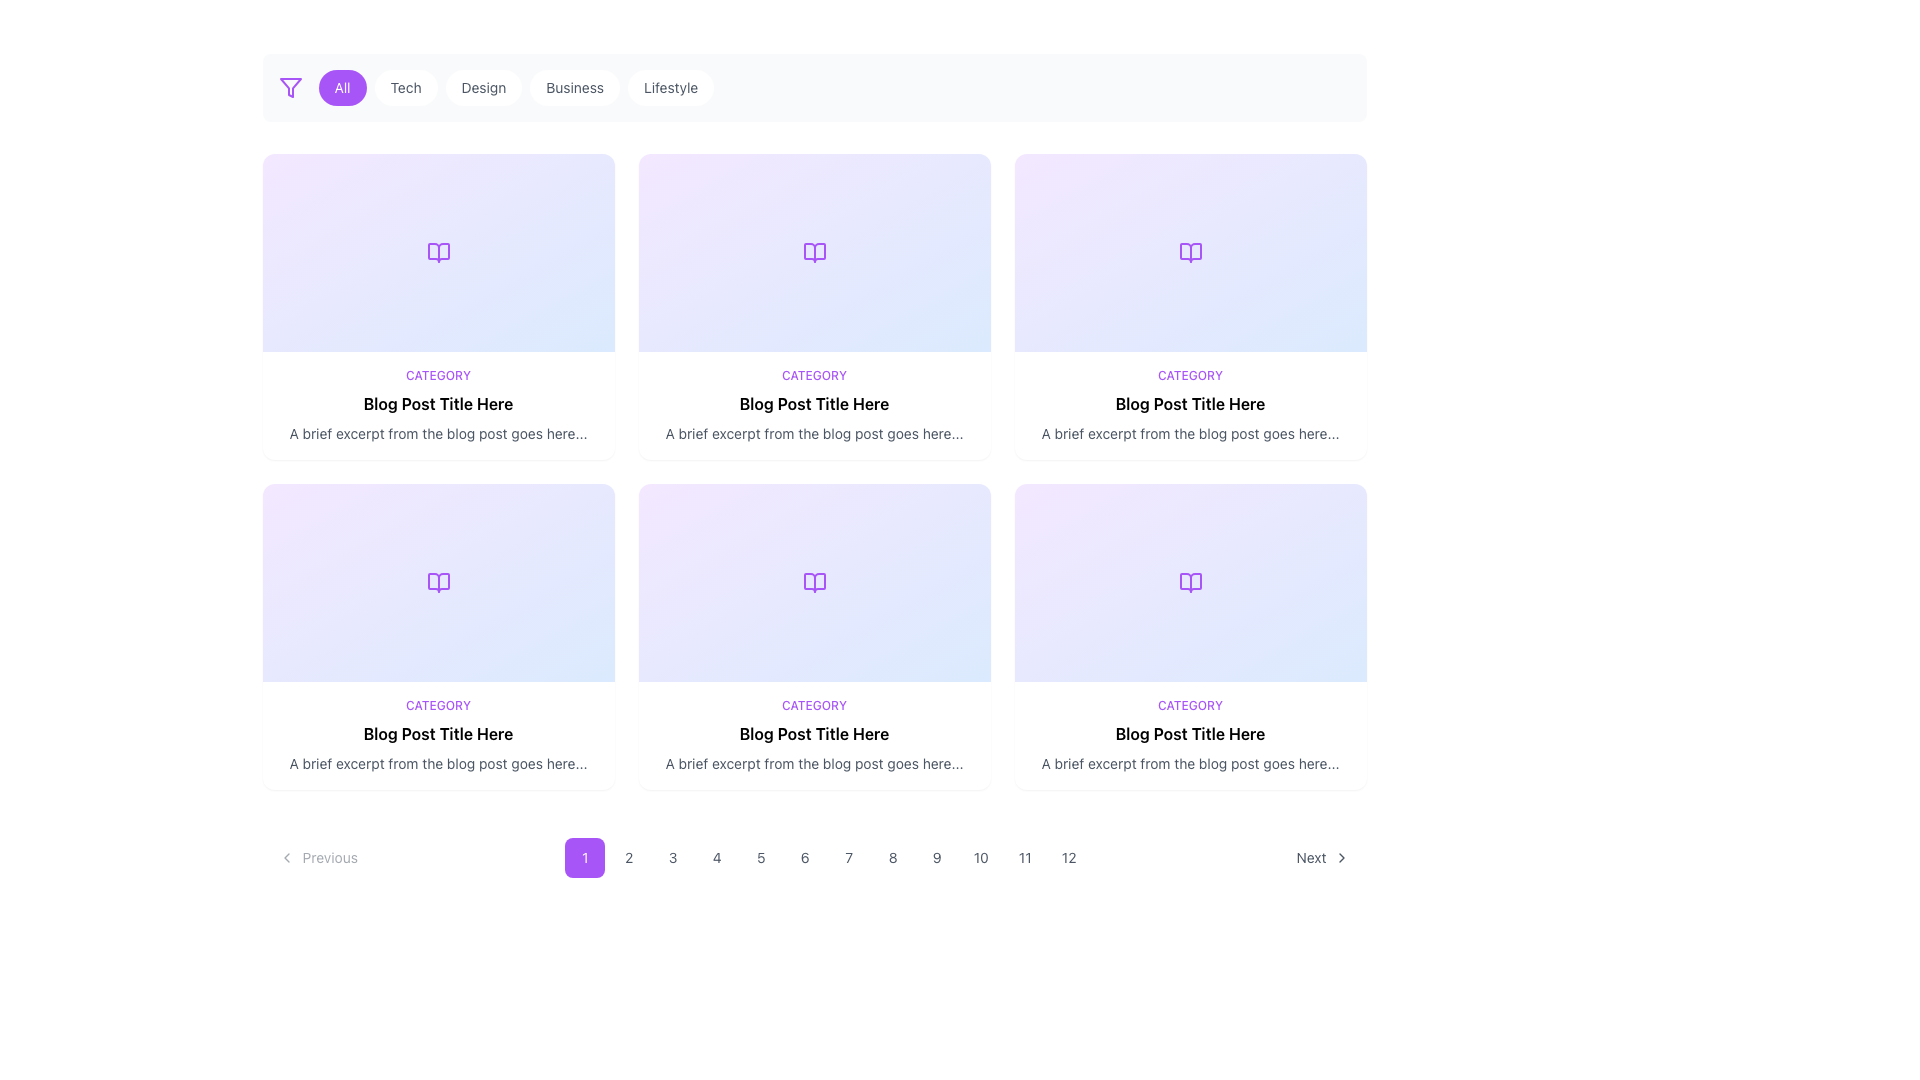  I want to click on the circular button displaying the text '3', so click(673, 856).